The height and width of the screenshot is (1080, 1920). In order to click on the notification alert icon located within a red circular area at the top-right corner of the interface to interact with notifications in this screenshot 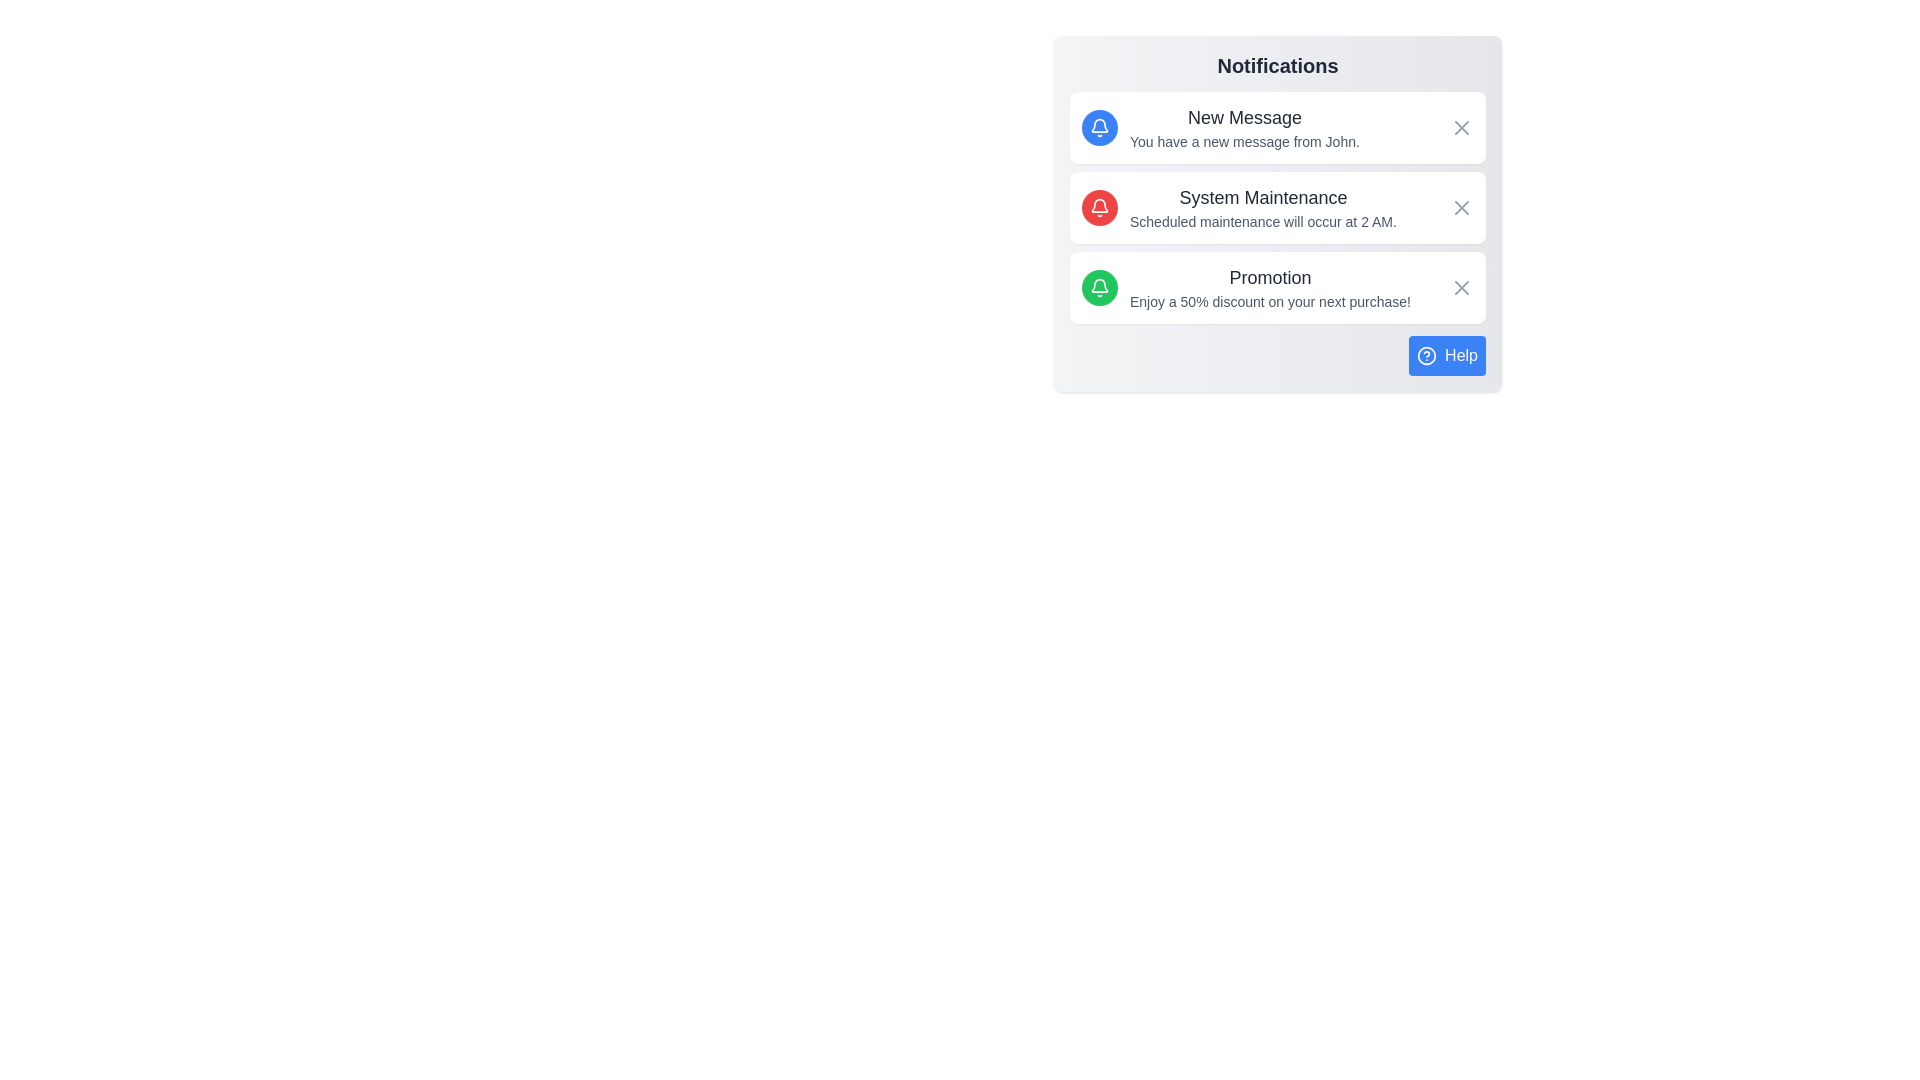, I will do `click(1098, 208)`.